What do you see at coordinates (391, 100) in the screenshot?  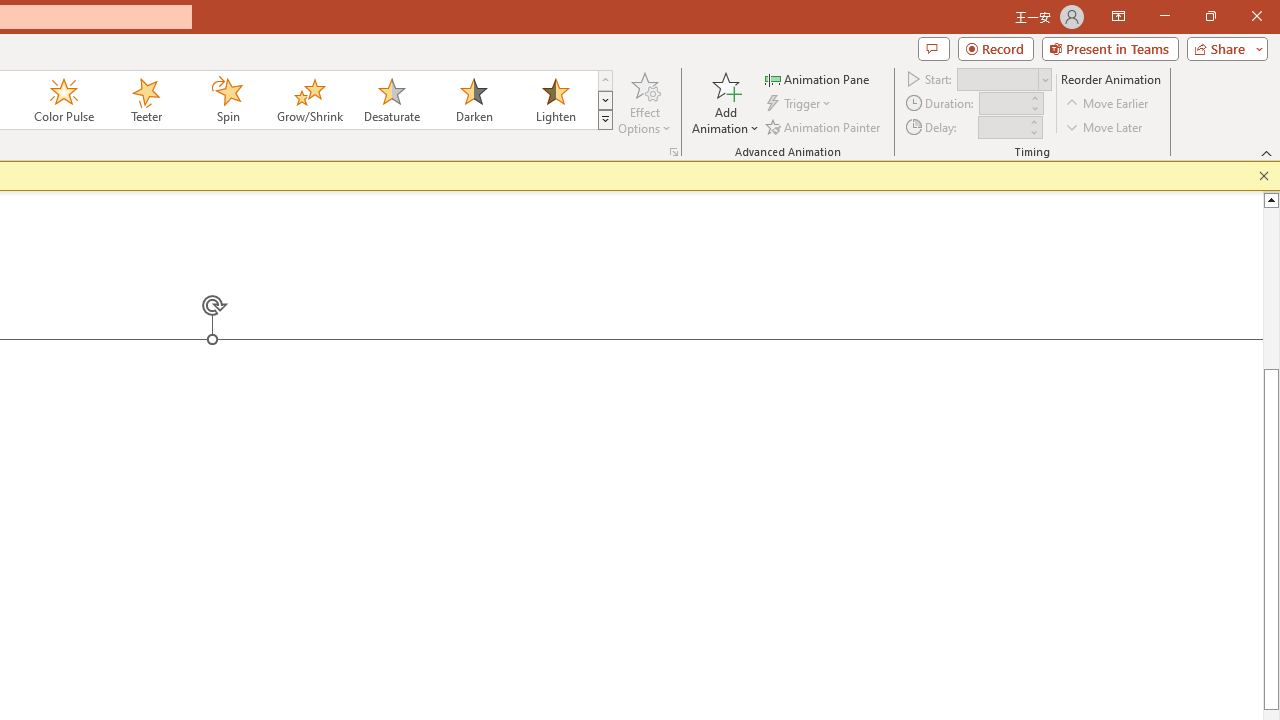 I see `'Desaturate'` at bounding box center [391, 100].